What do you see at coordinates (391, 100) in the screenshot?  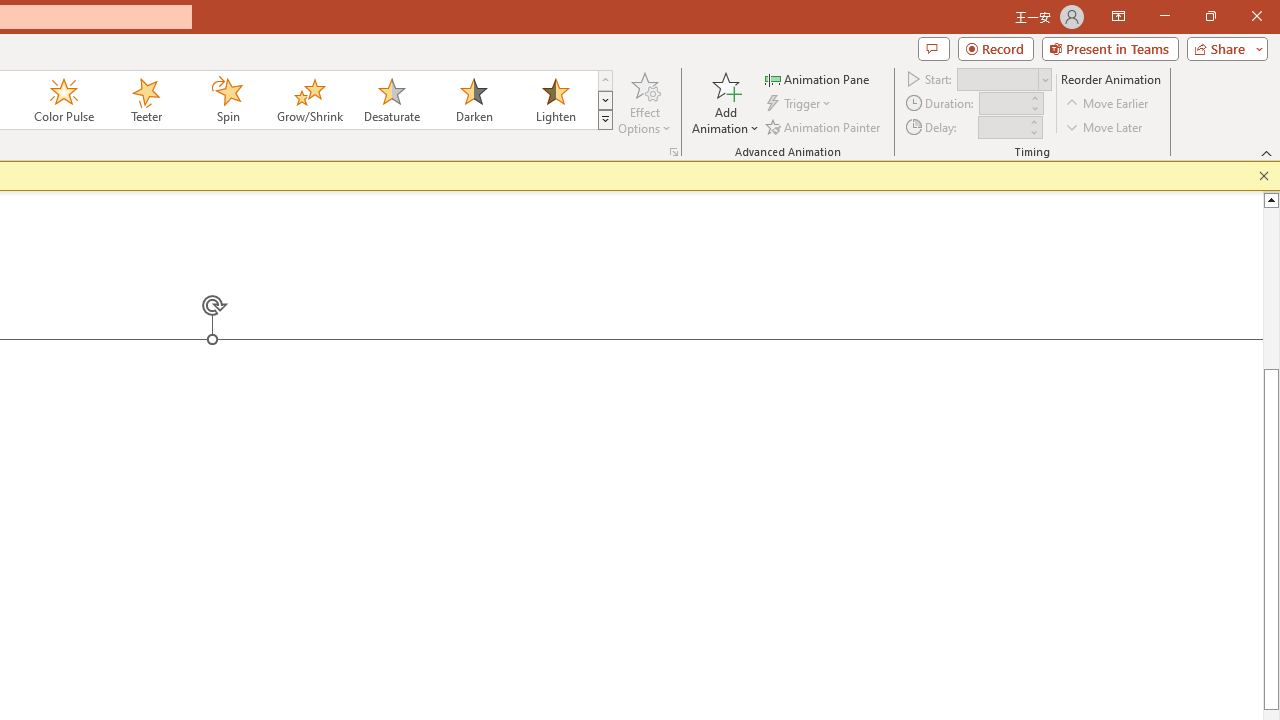 I see `'Desaturate'` at bounding box center [391, 100].